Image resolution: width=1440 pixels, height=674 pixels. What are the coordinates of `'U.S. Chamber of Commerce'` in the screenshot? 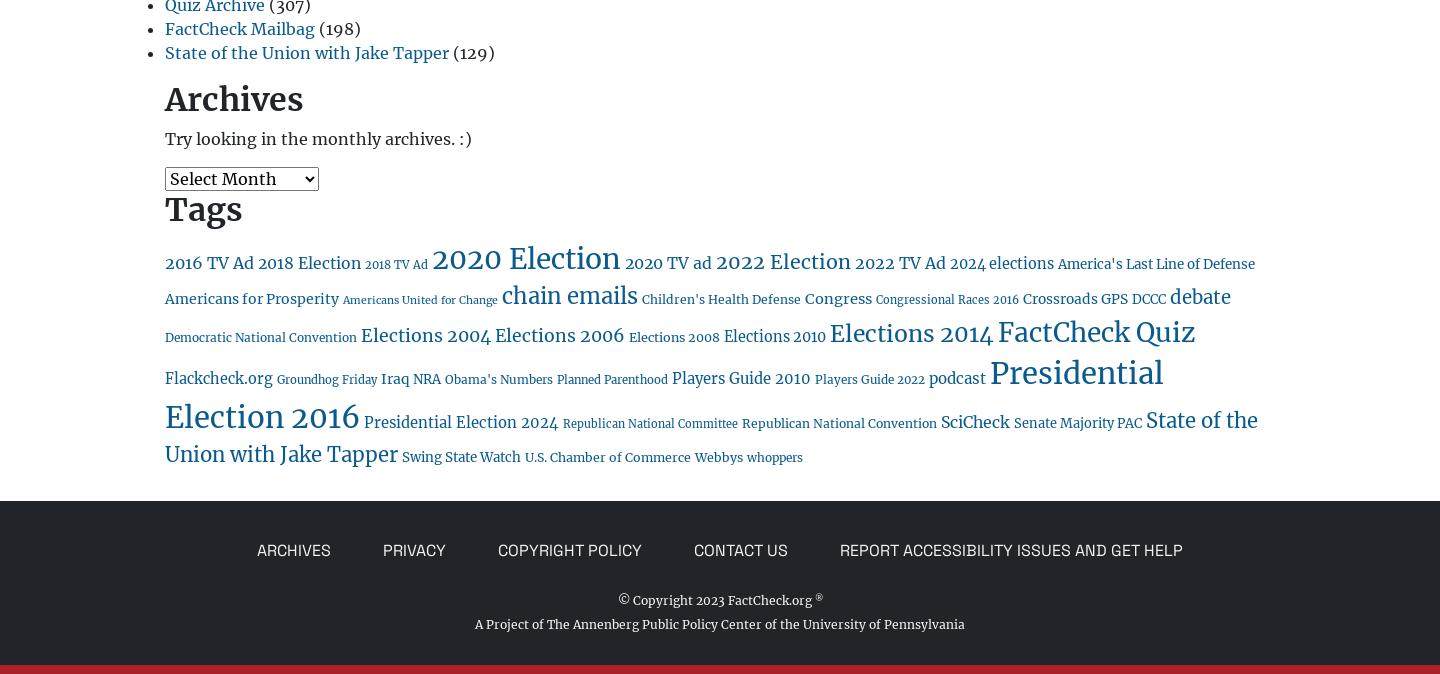 It's located at (606, 456).